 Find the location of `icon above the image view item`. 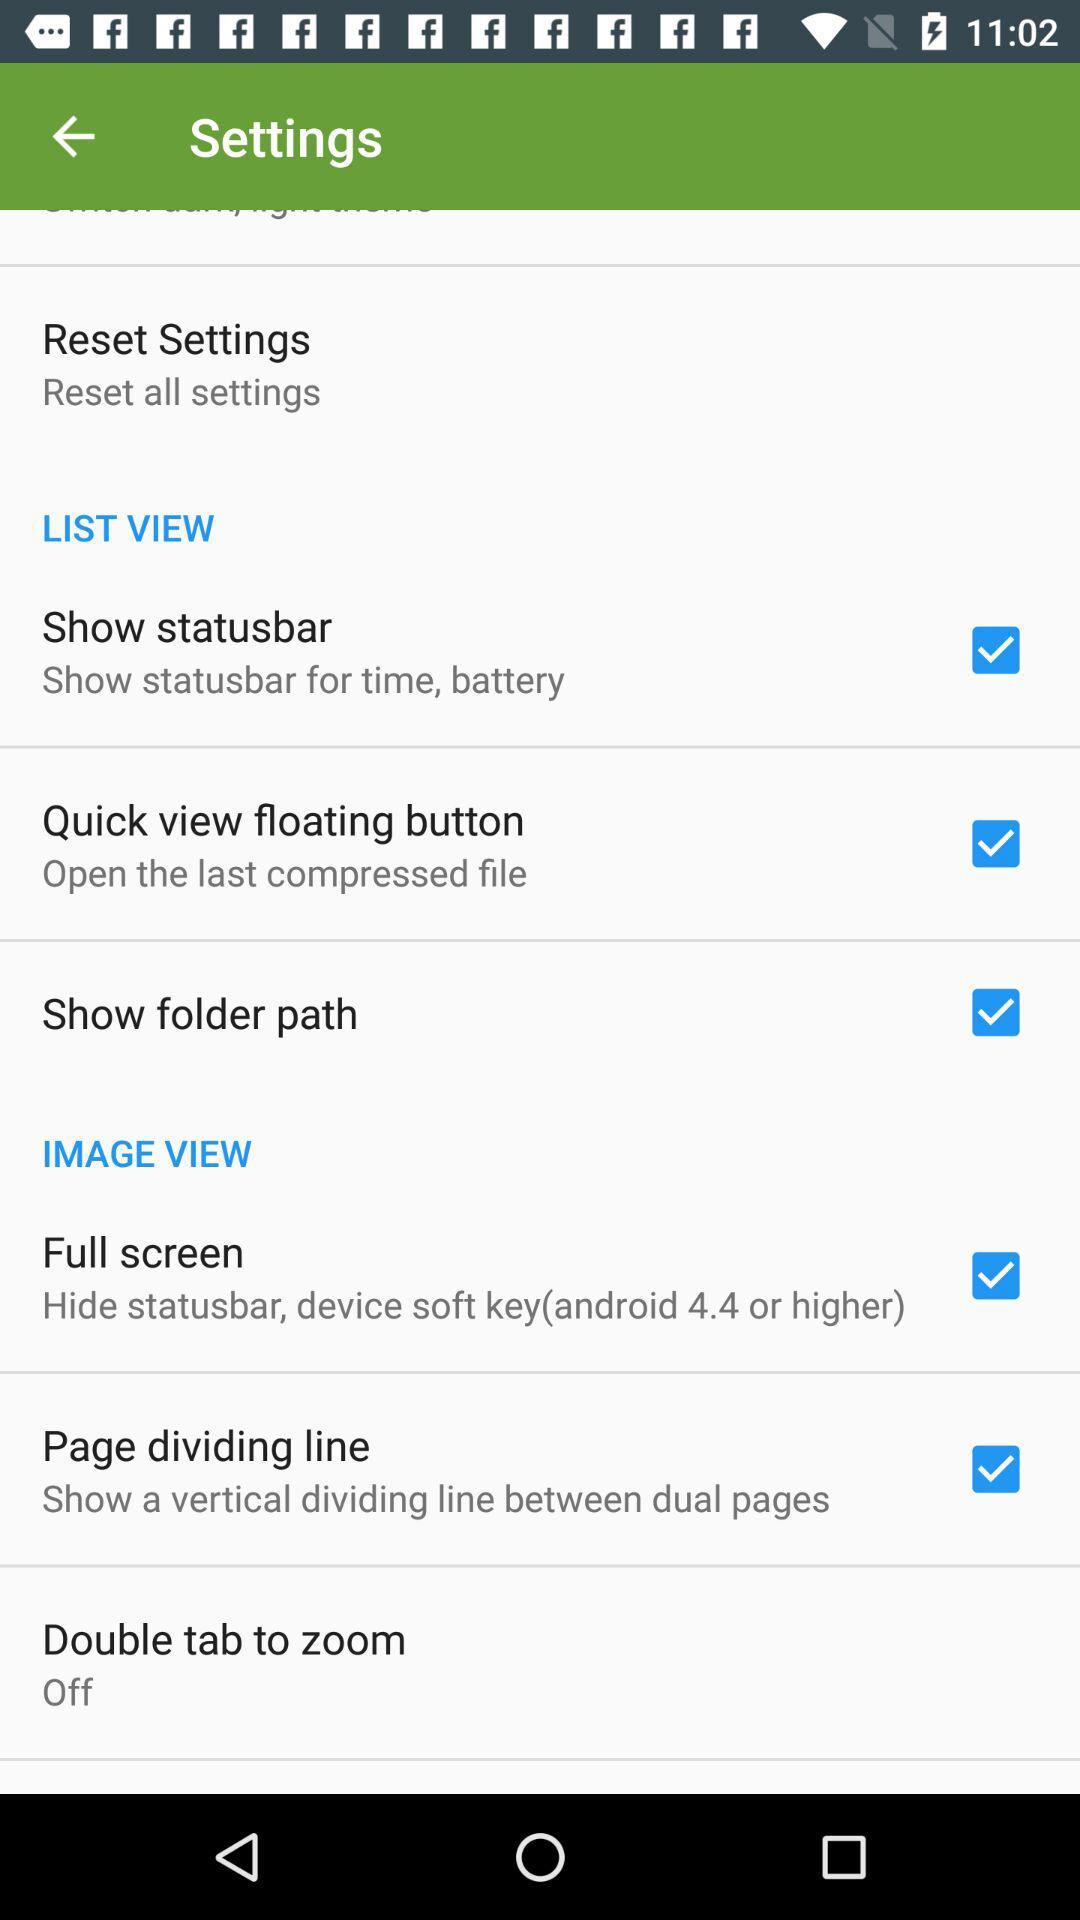

icon above the image view item is located at coordinates (200, 1012).